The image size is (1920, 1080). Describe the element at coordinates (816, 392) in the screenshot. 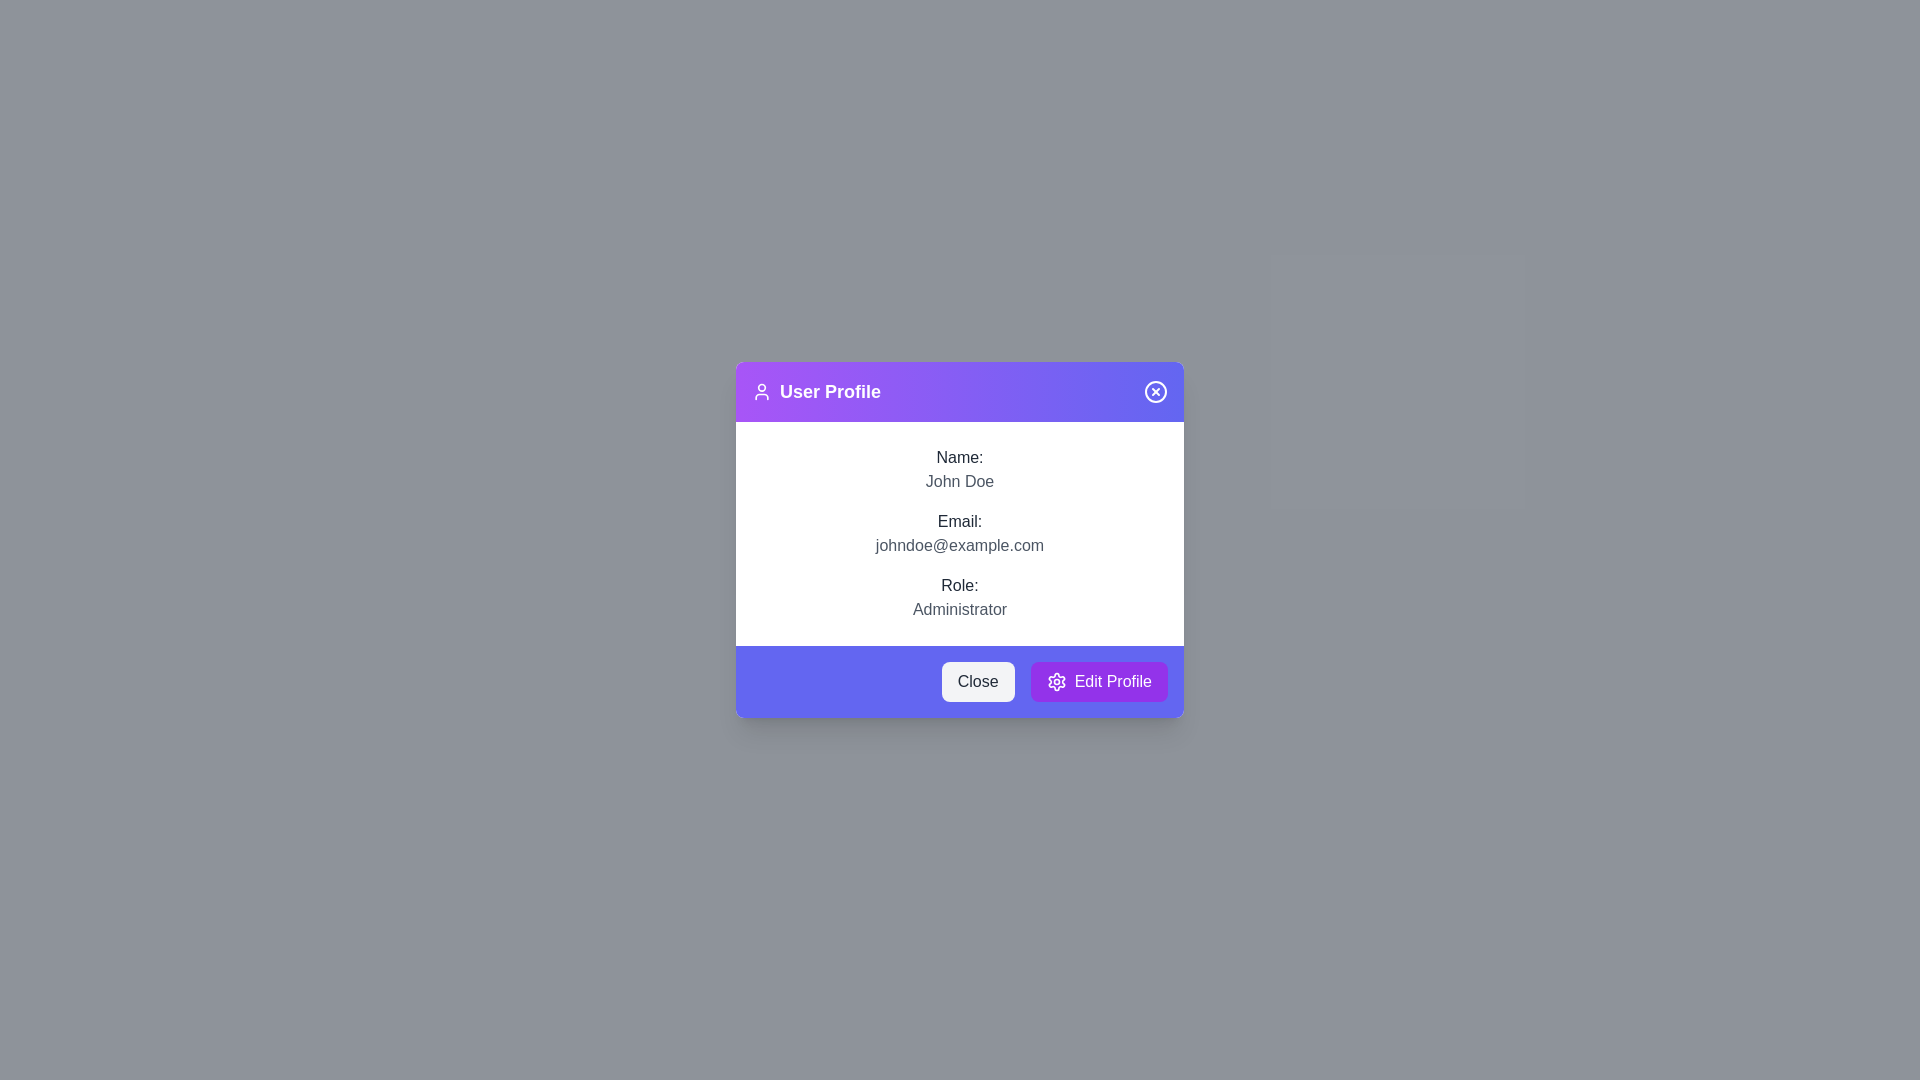

I see `the label with an icon that indicates the purpose of the modal related to user profile information, located in the upper-left corner of the modal header` at that location.